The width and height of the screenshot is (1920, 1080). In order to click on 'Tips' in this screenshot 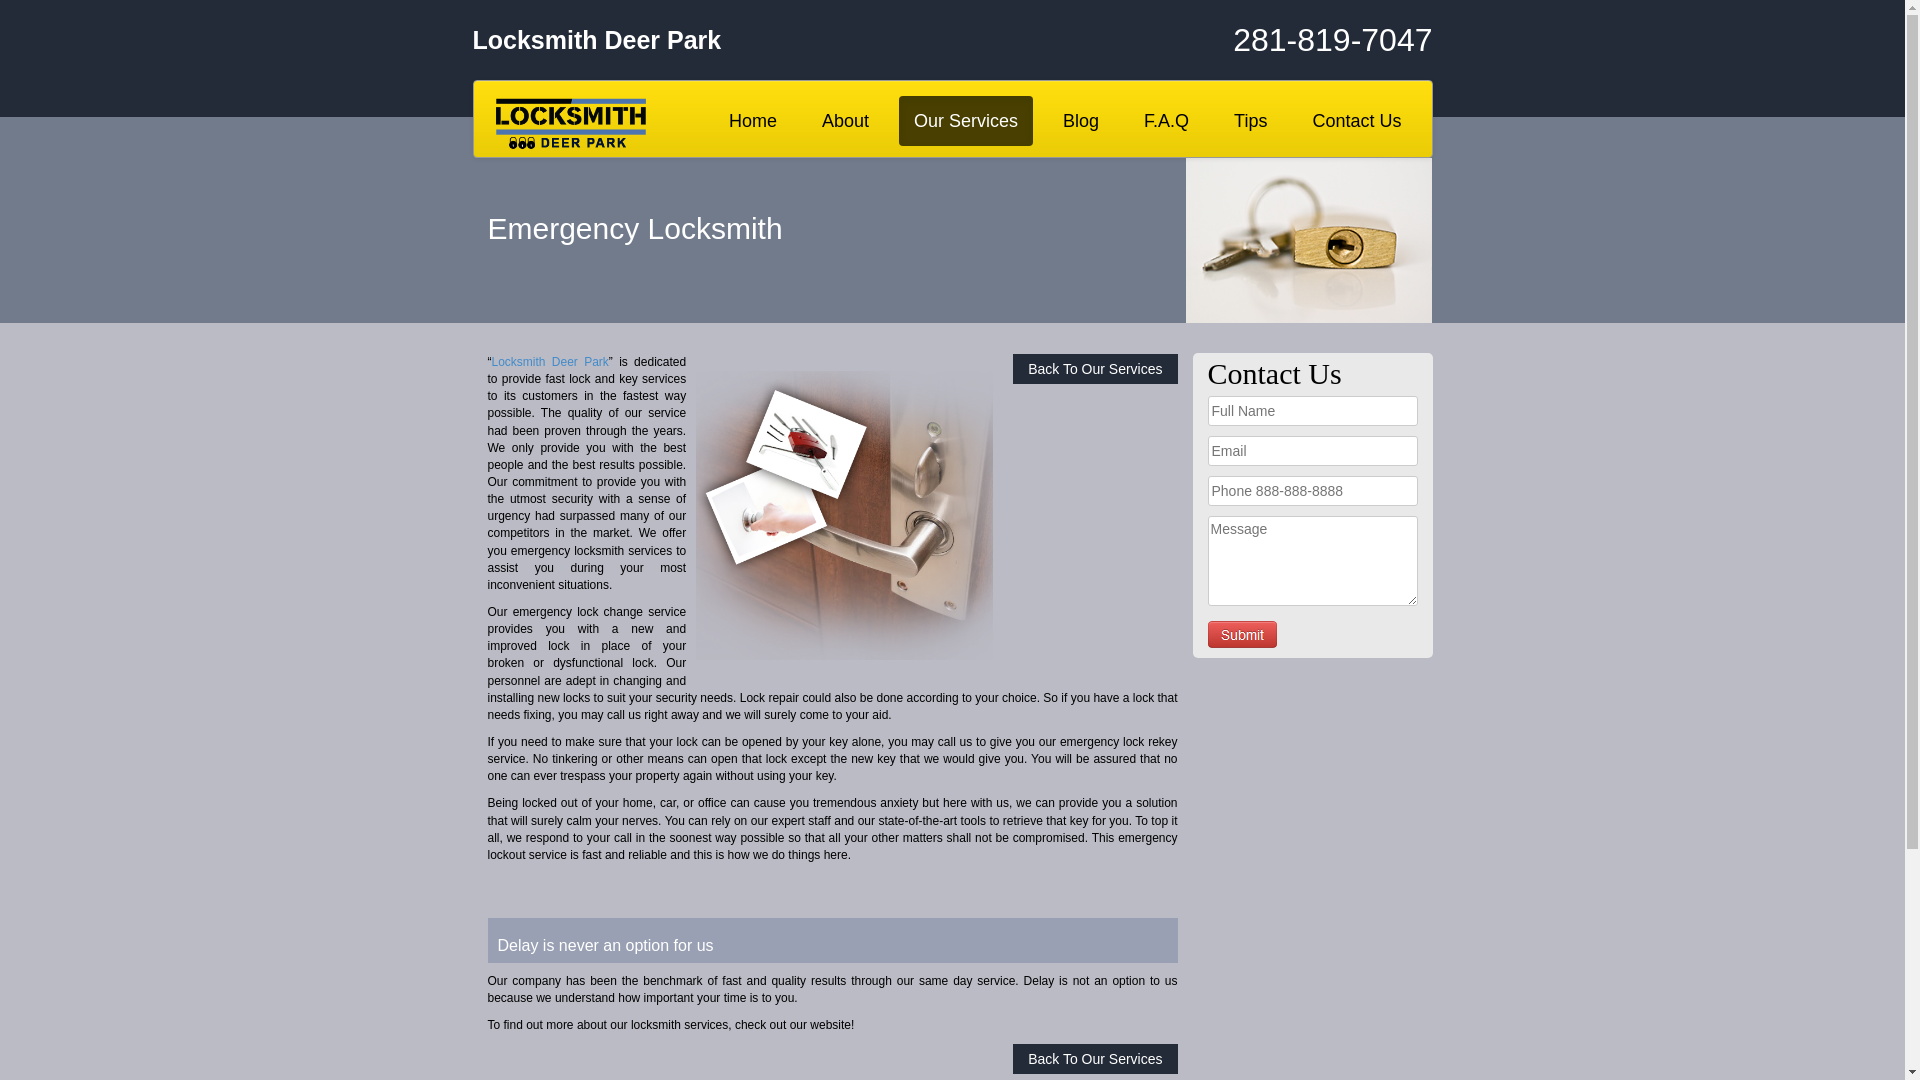, I will do `click(1249, 120)`.